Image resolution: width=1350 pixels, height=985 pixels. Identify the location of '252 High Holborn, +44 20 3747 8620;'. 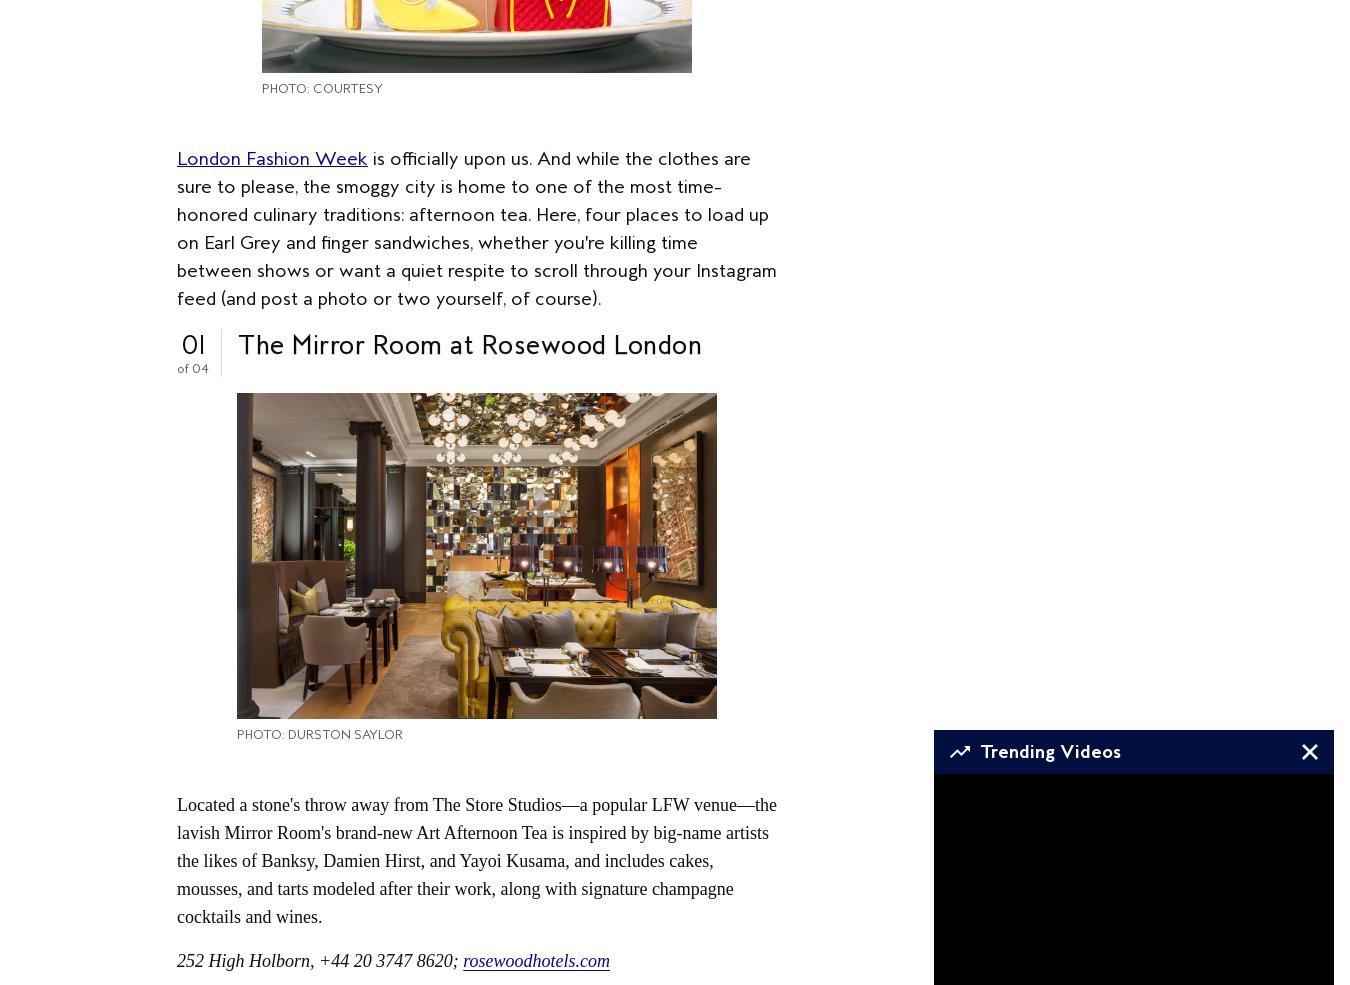
(318, 959).